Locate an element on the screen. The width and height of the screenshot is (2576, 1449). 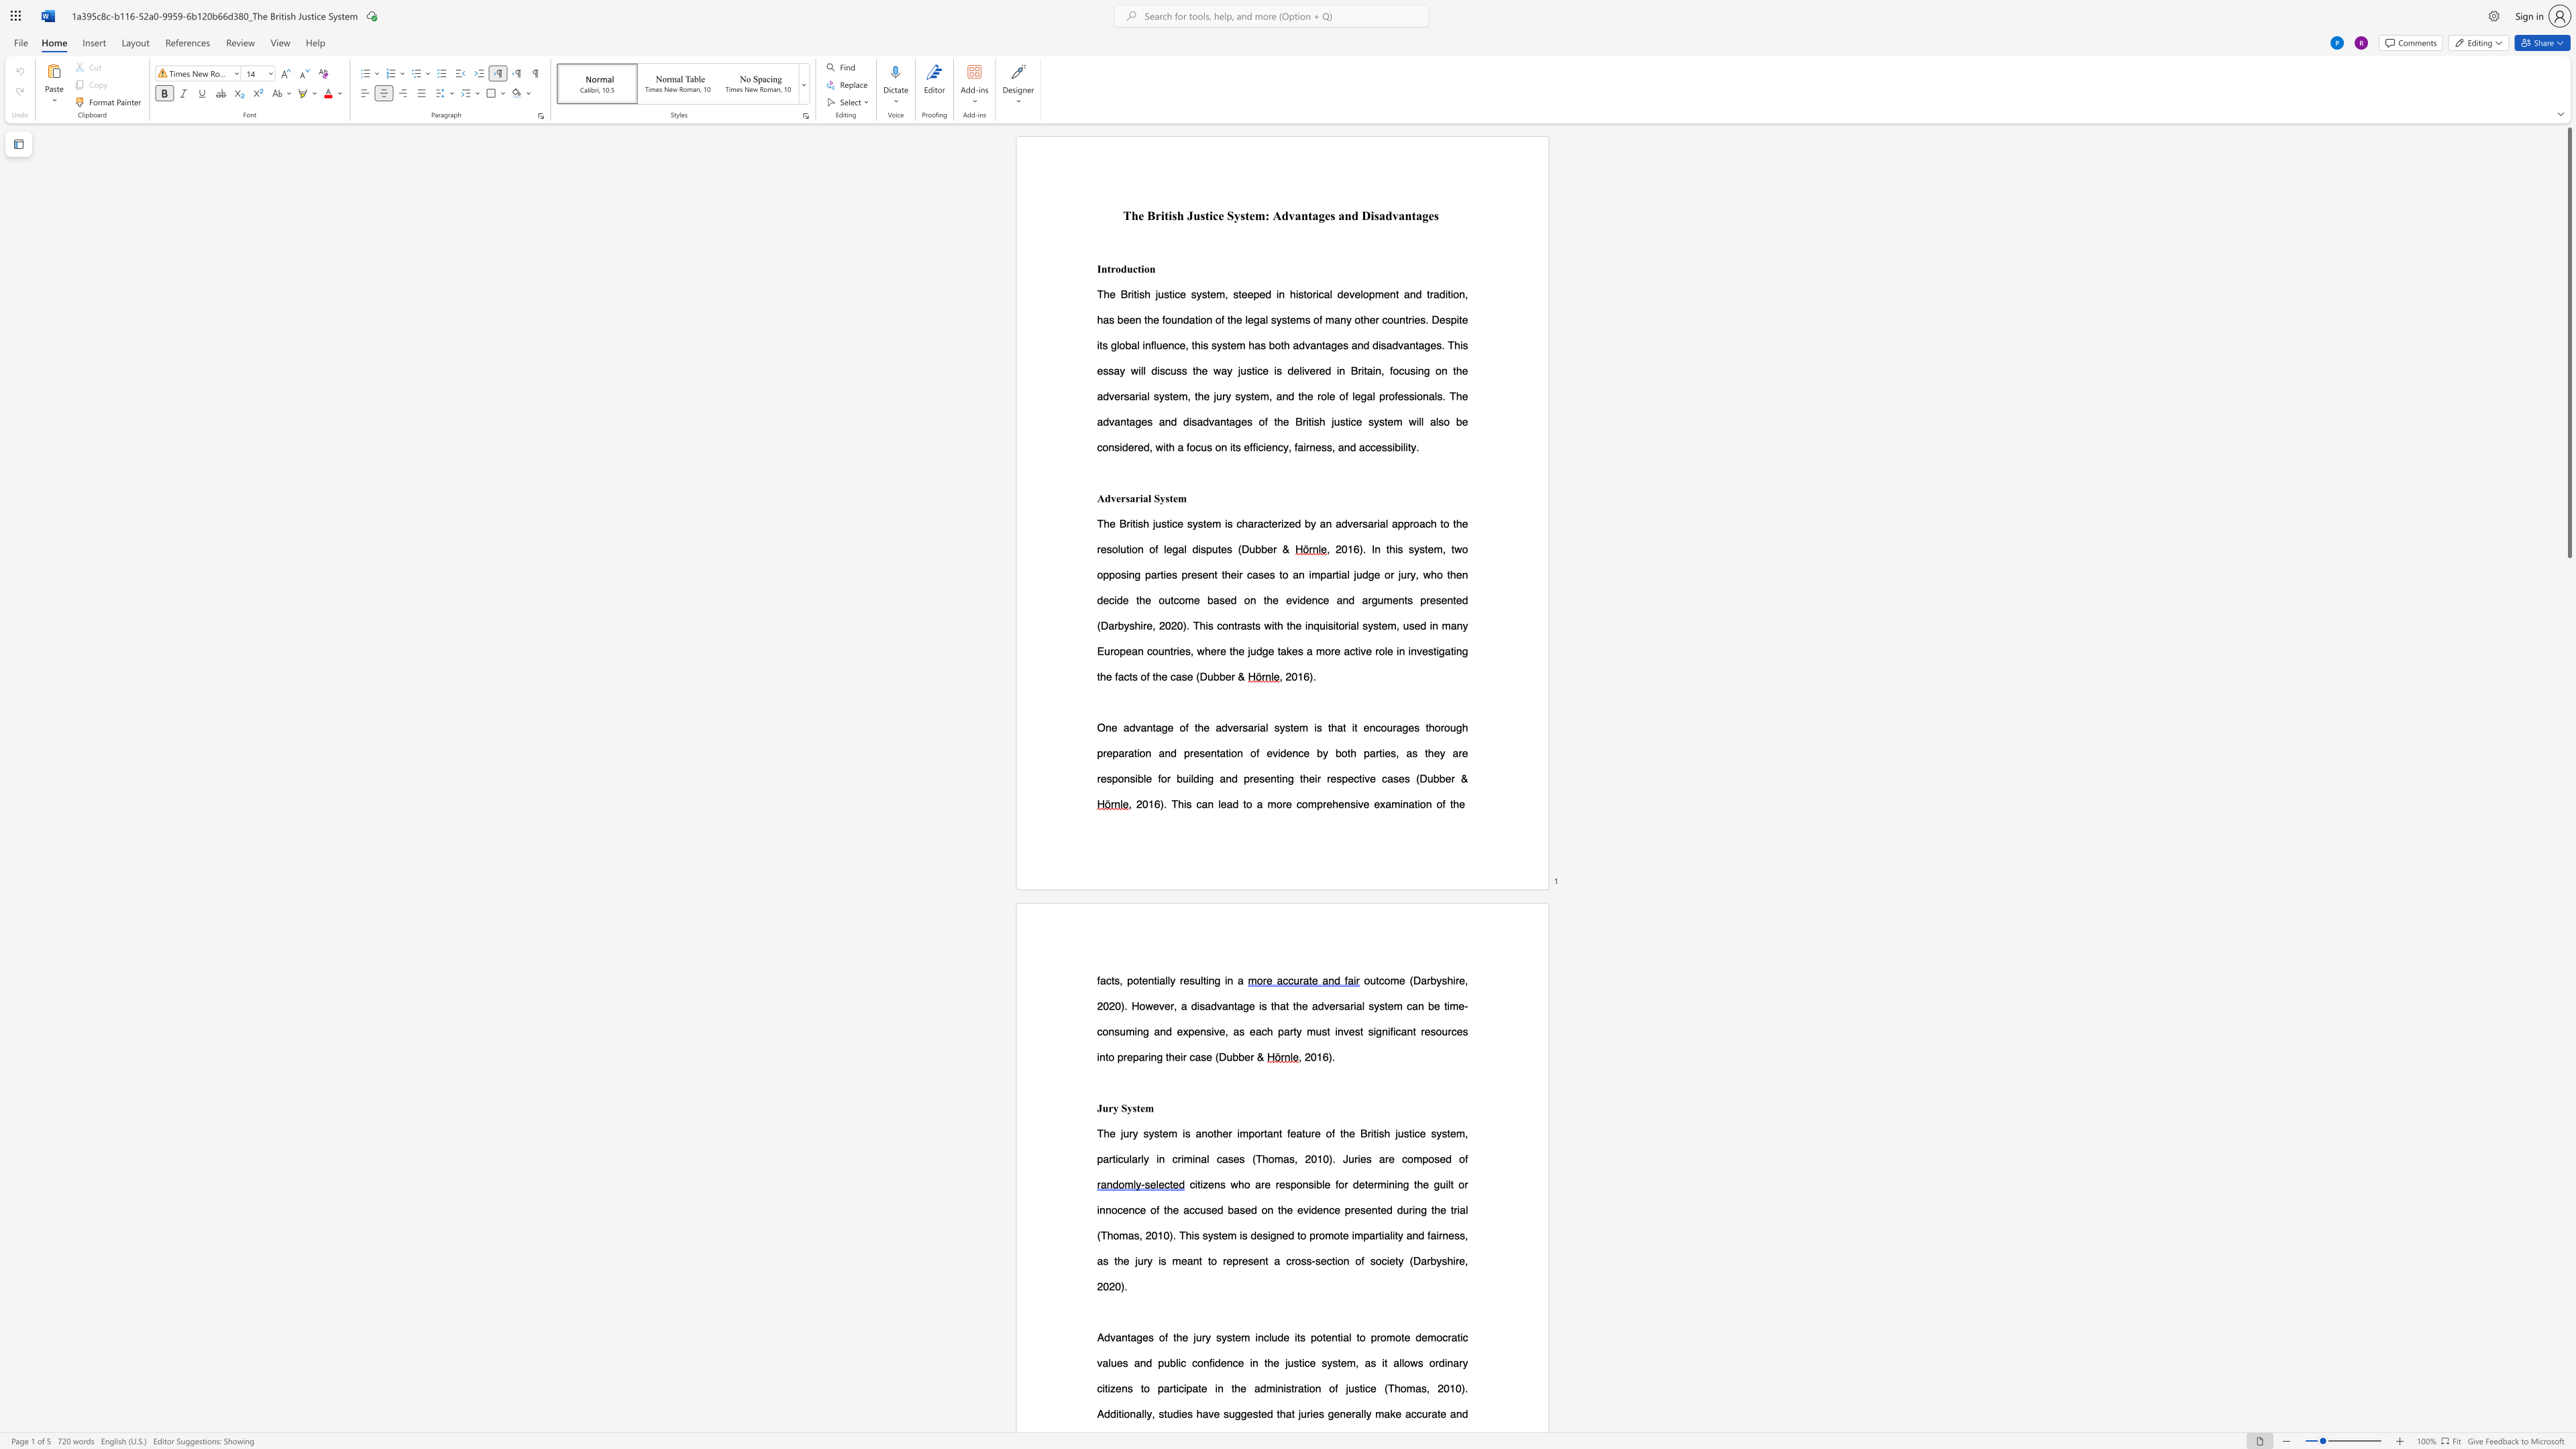
the subset text "Darbyshire" within the text "a cross-section of society (Darbyshire," is located at coordinates (1412, 1260).